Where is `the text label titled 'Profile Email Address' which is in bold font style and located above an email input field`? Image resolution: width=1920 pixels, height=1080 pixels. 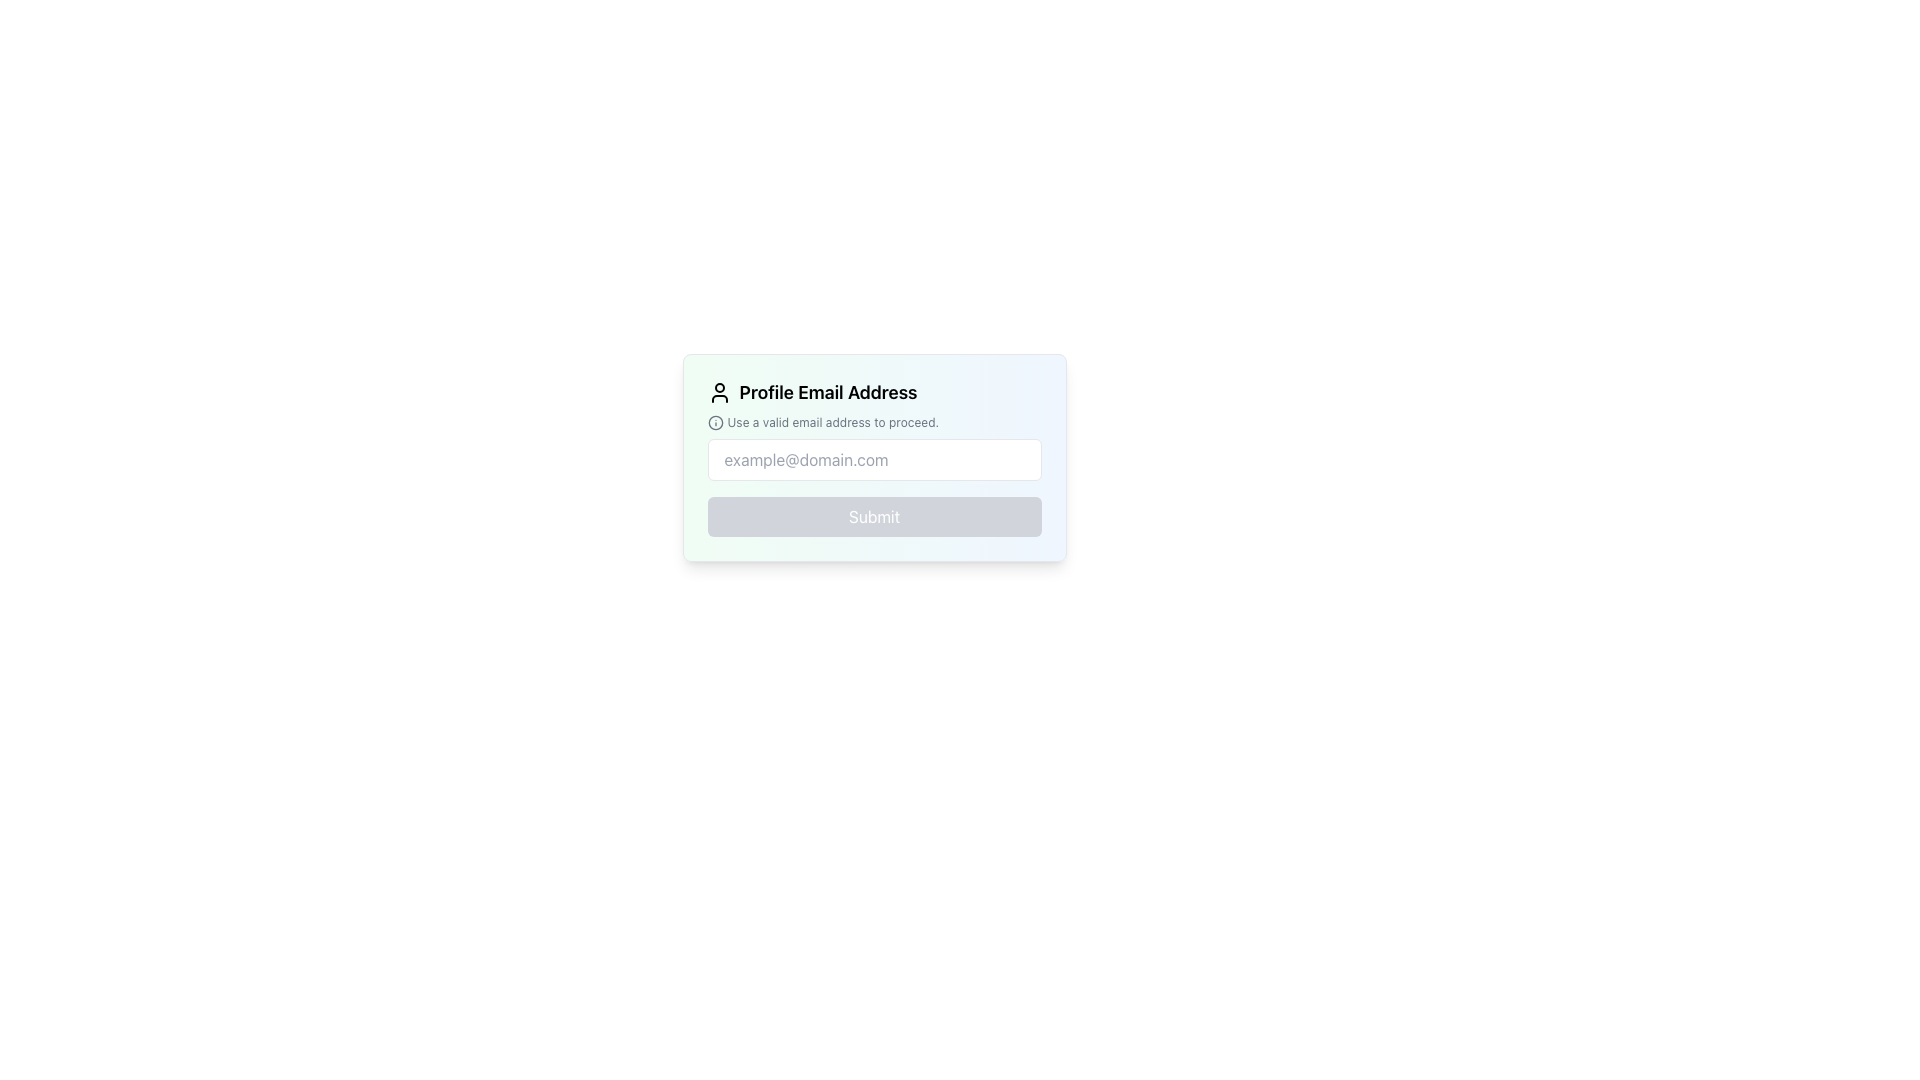
the text label titled 'Profile Email Address' which is in bold font style and located above an email input field is located at coordinates (874, 393).